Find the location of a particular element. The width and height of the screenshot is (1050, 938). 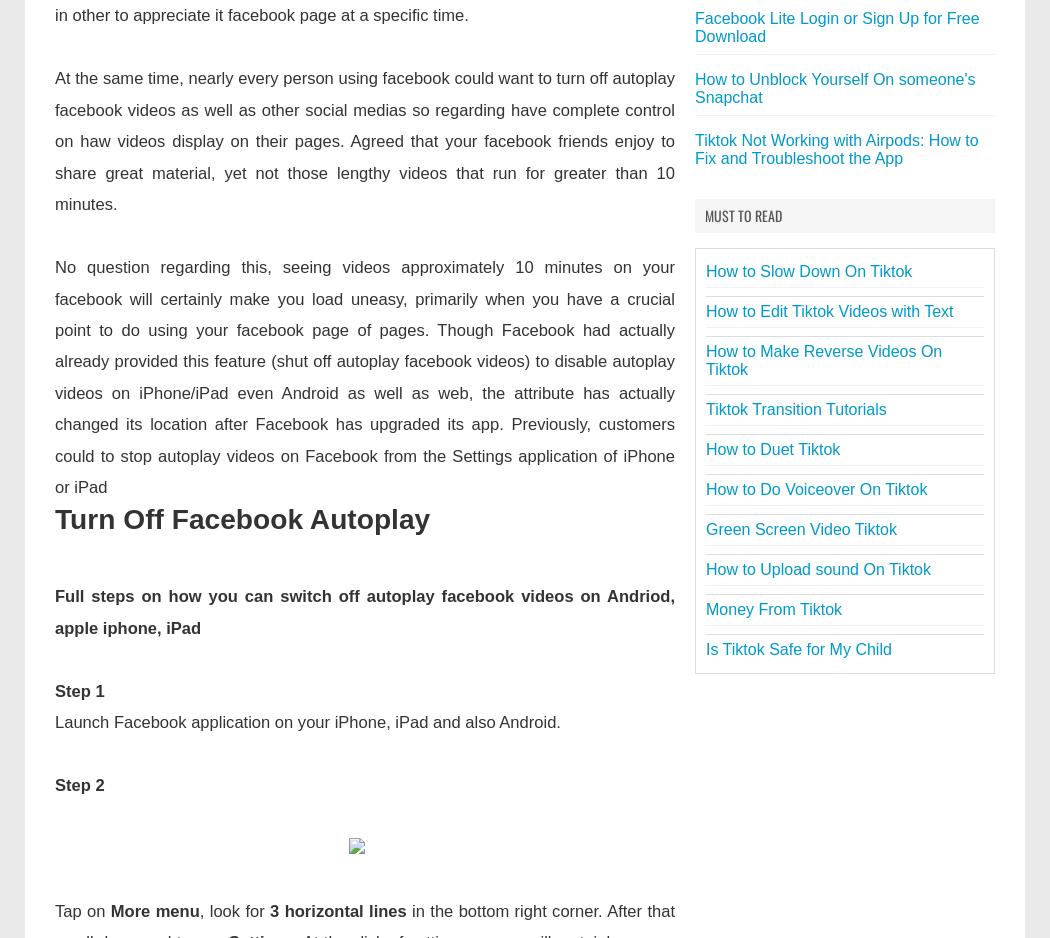

'Must To Read' is located at coordinates (742, 215).